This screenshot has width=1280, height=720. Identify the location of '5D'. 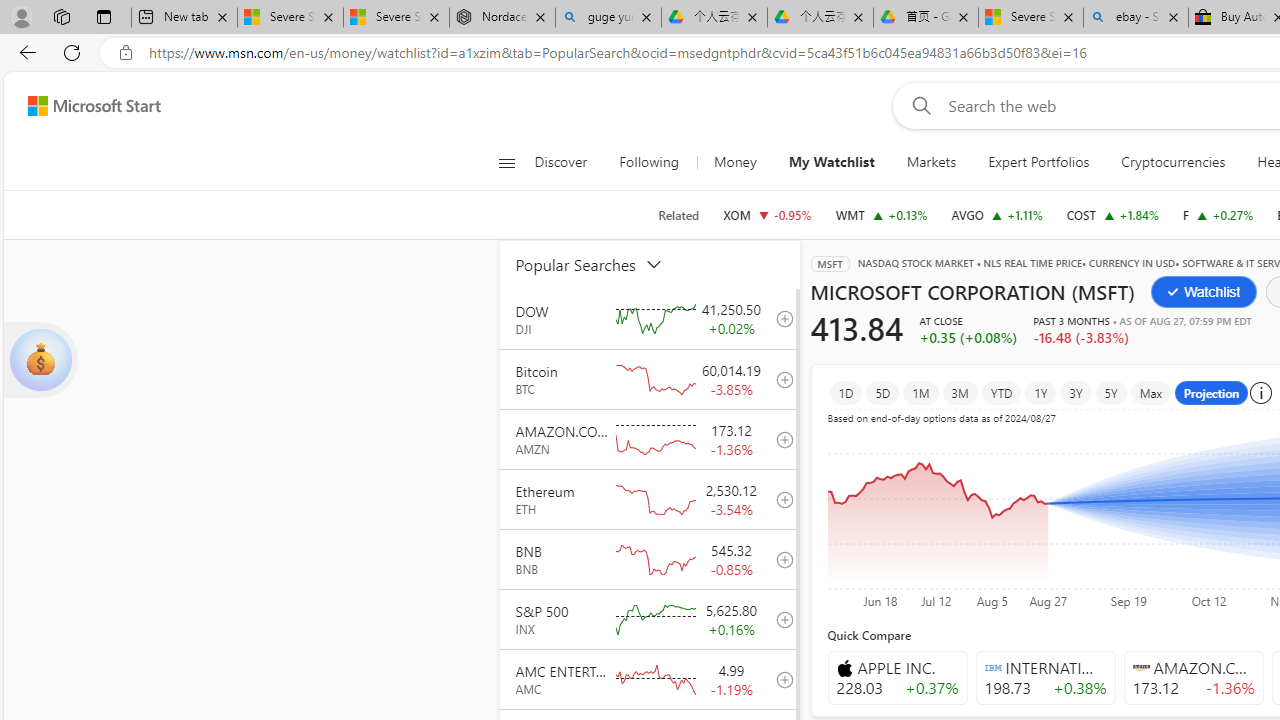
(882, 392).